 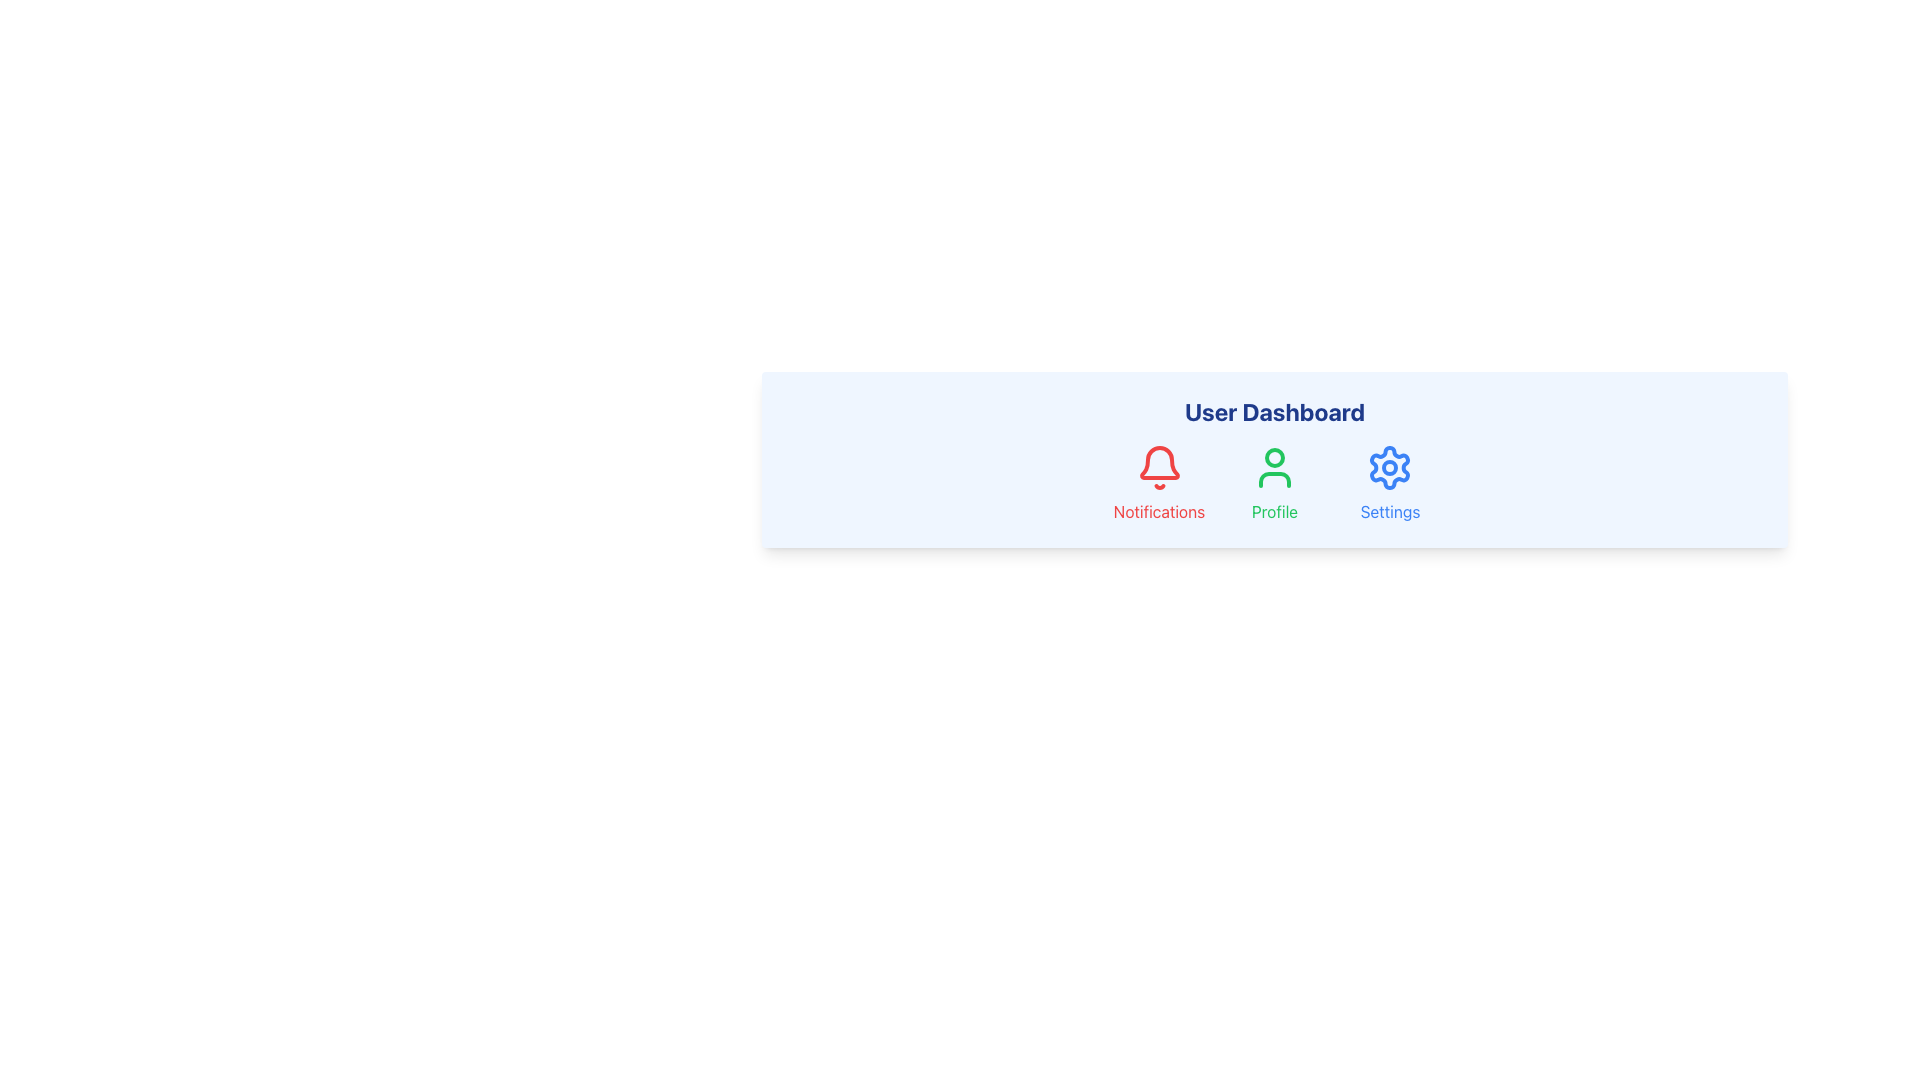 What do you see at coordinates (1274, 483) in the screenshot?
I see `the 'Profile' interactive button in the 'User Dashboard' section` at bounding box center [1274, 483].